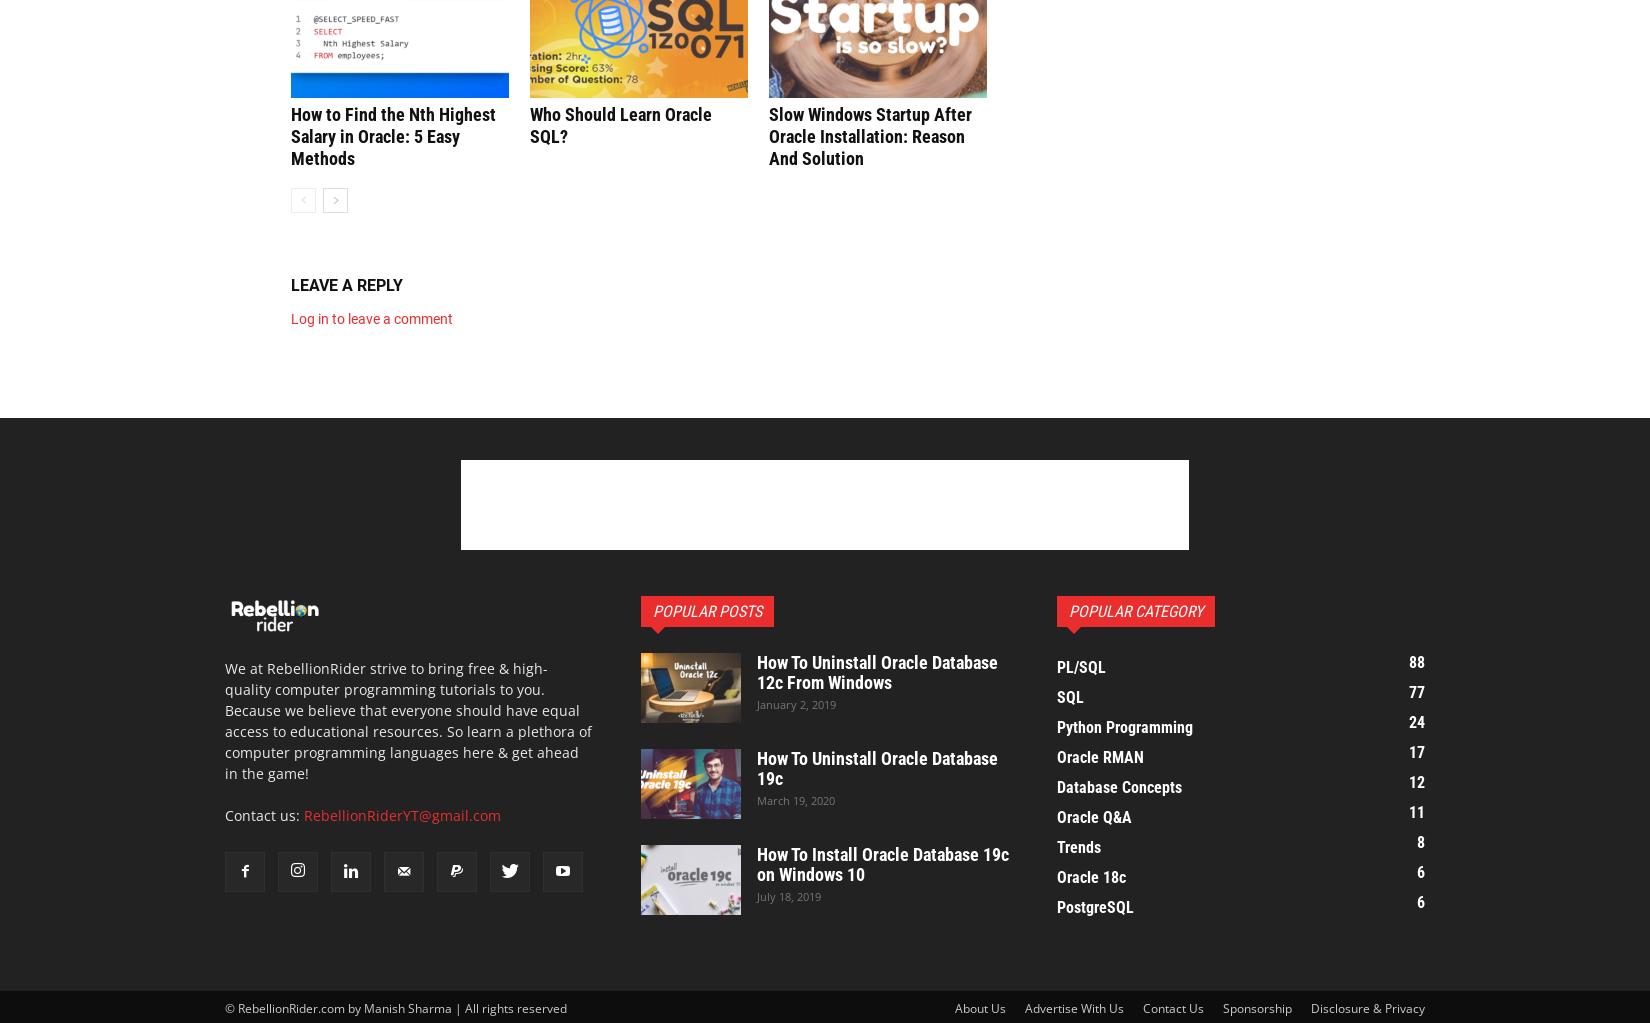 The width and height of the screenshot is (1650, 1023). I want to click on '©  RebellionRider.com by Manish Sharma | All rights reserved', so click(396, 1006).